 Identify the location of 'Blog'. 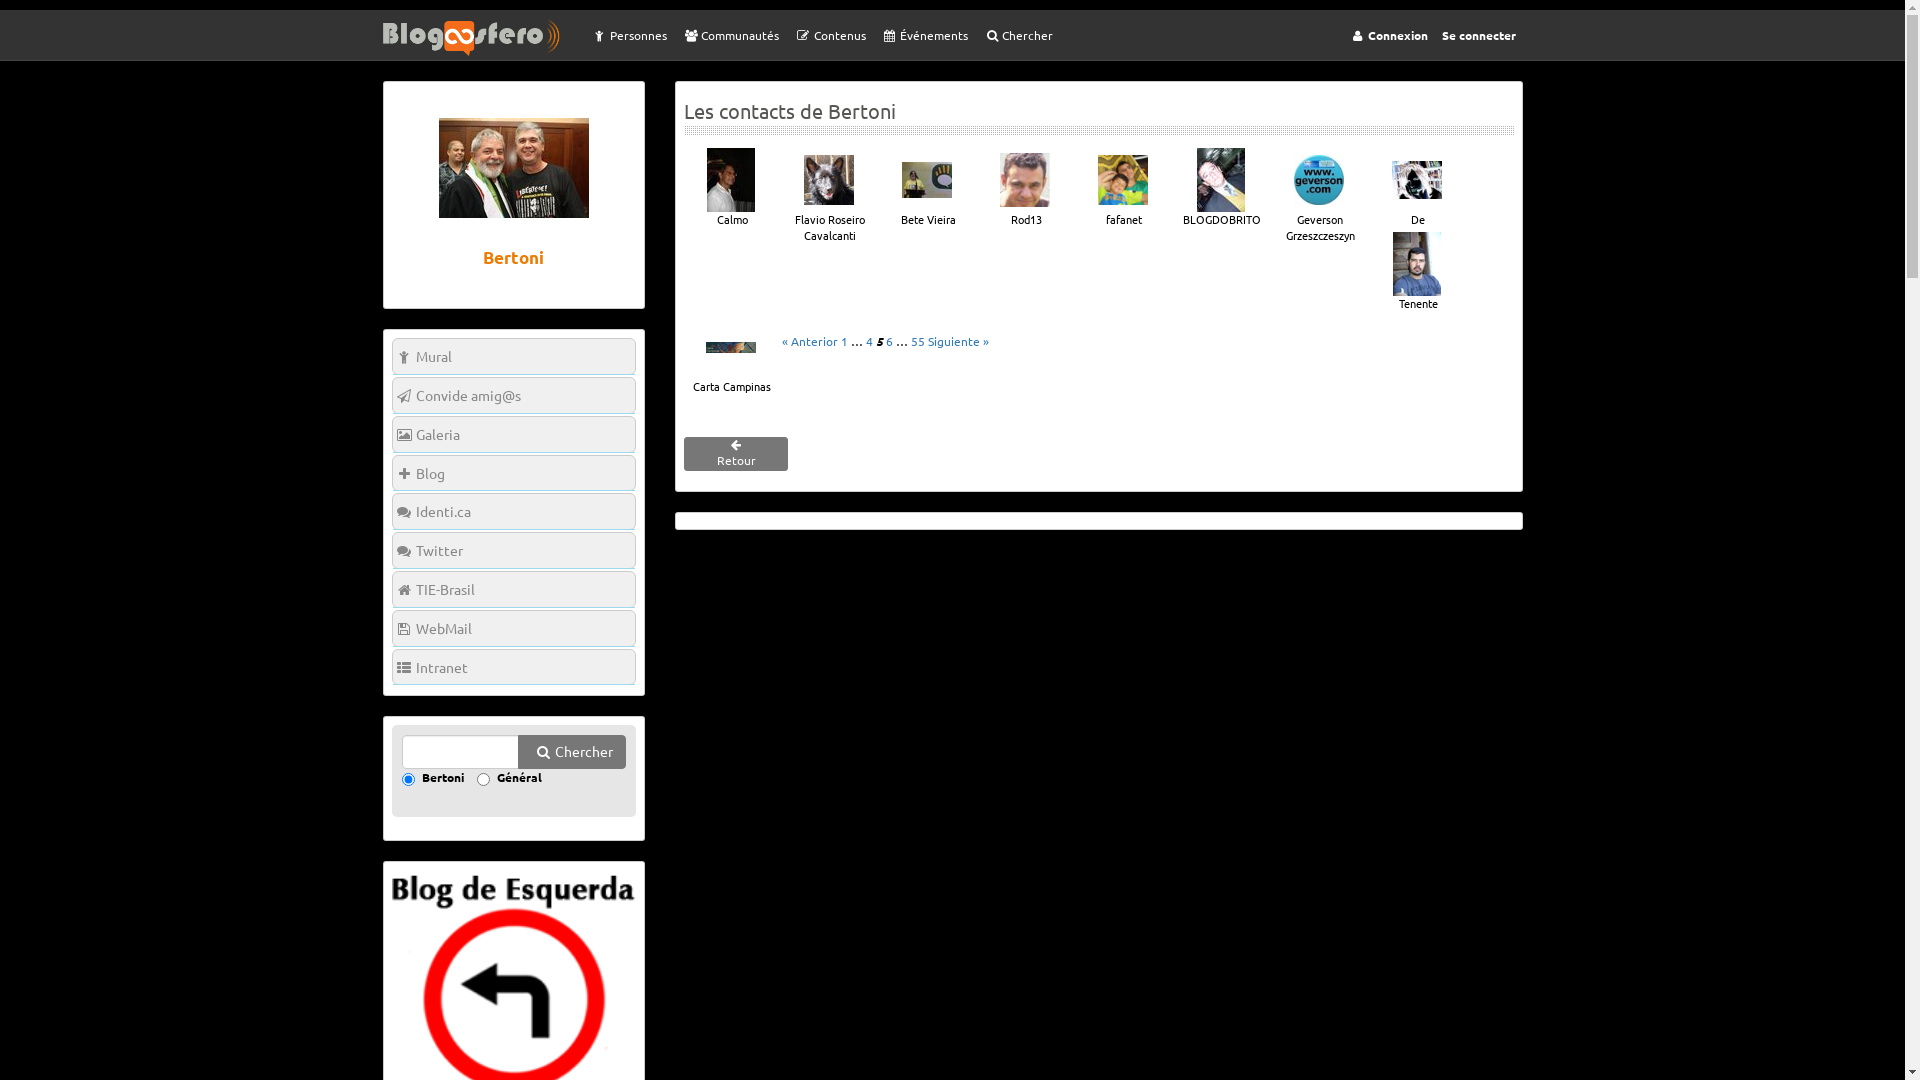
(513, 473).